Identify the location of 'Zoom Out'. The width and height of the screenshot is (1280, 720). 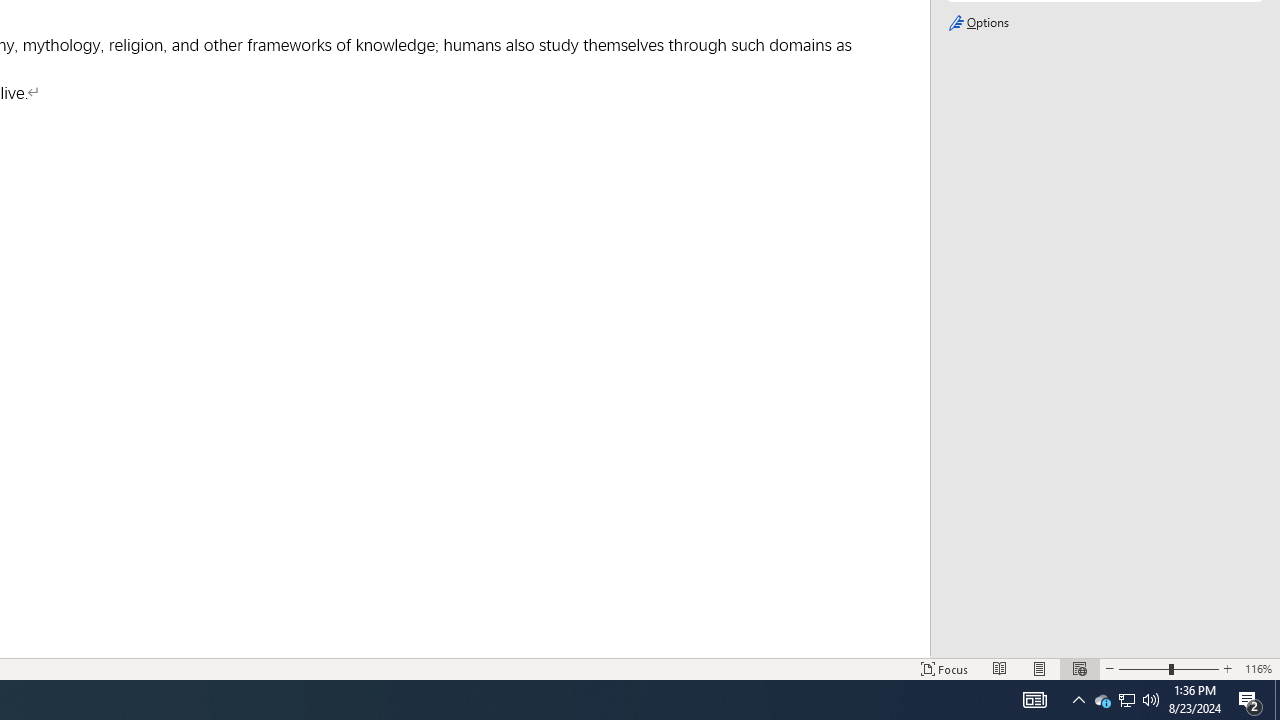
(1143, 669).